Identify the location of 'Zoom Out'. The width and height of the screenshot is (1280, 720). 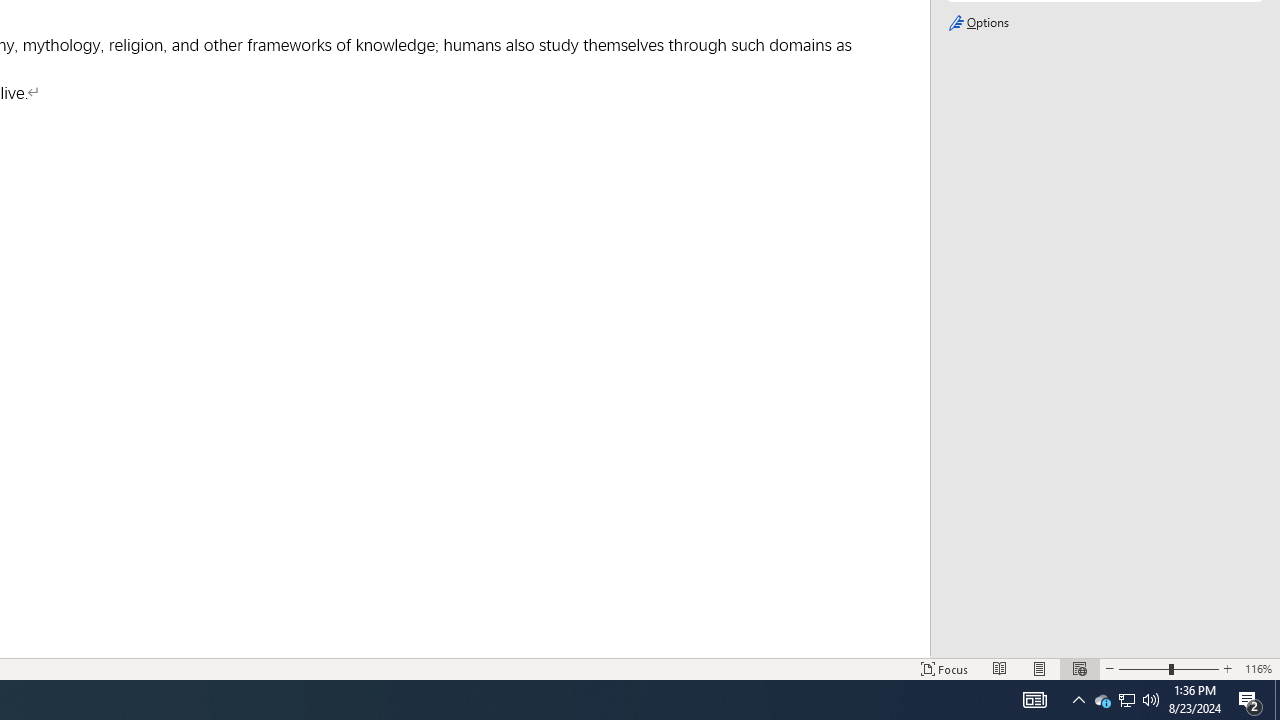
(1143, 669).